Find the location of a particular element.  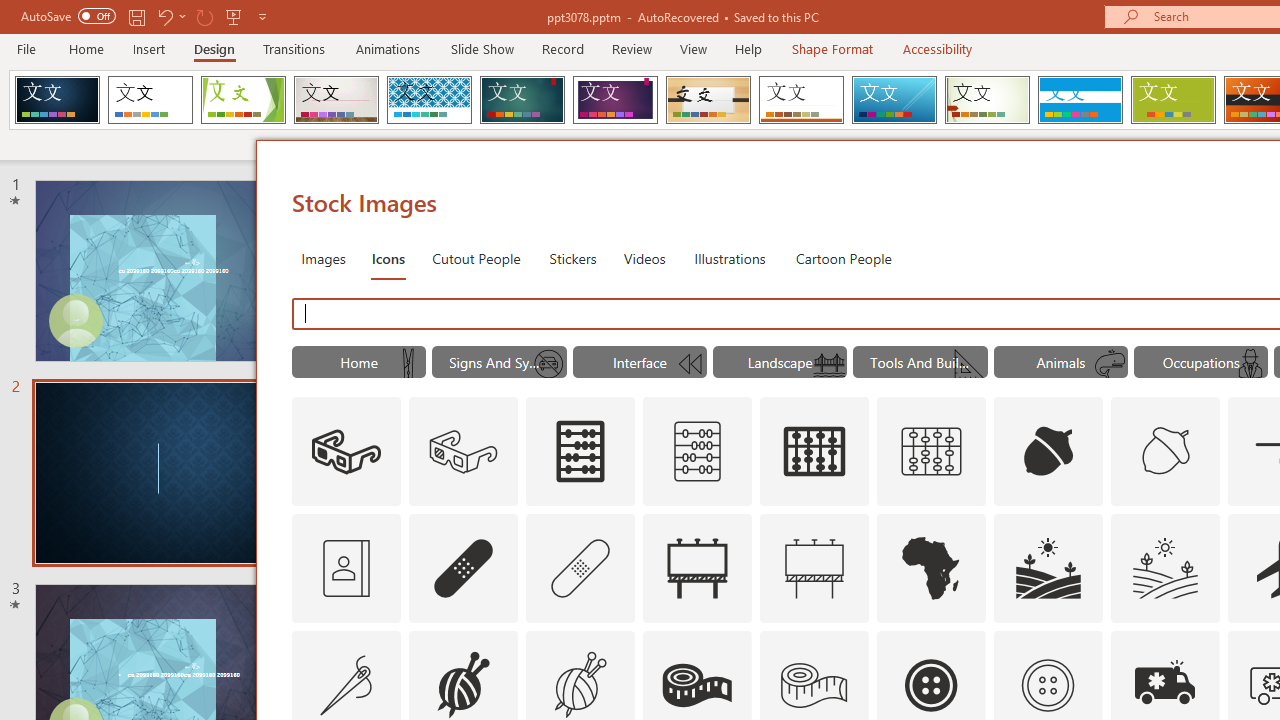

'Banded' is located at coordinates (1079, 100).